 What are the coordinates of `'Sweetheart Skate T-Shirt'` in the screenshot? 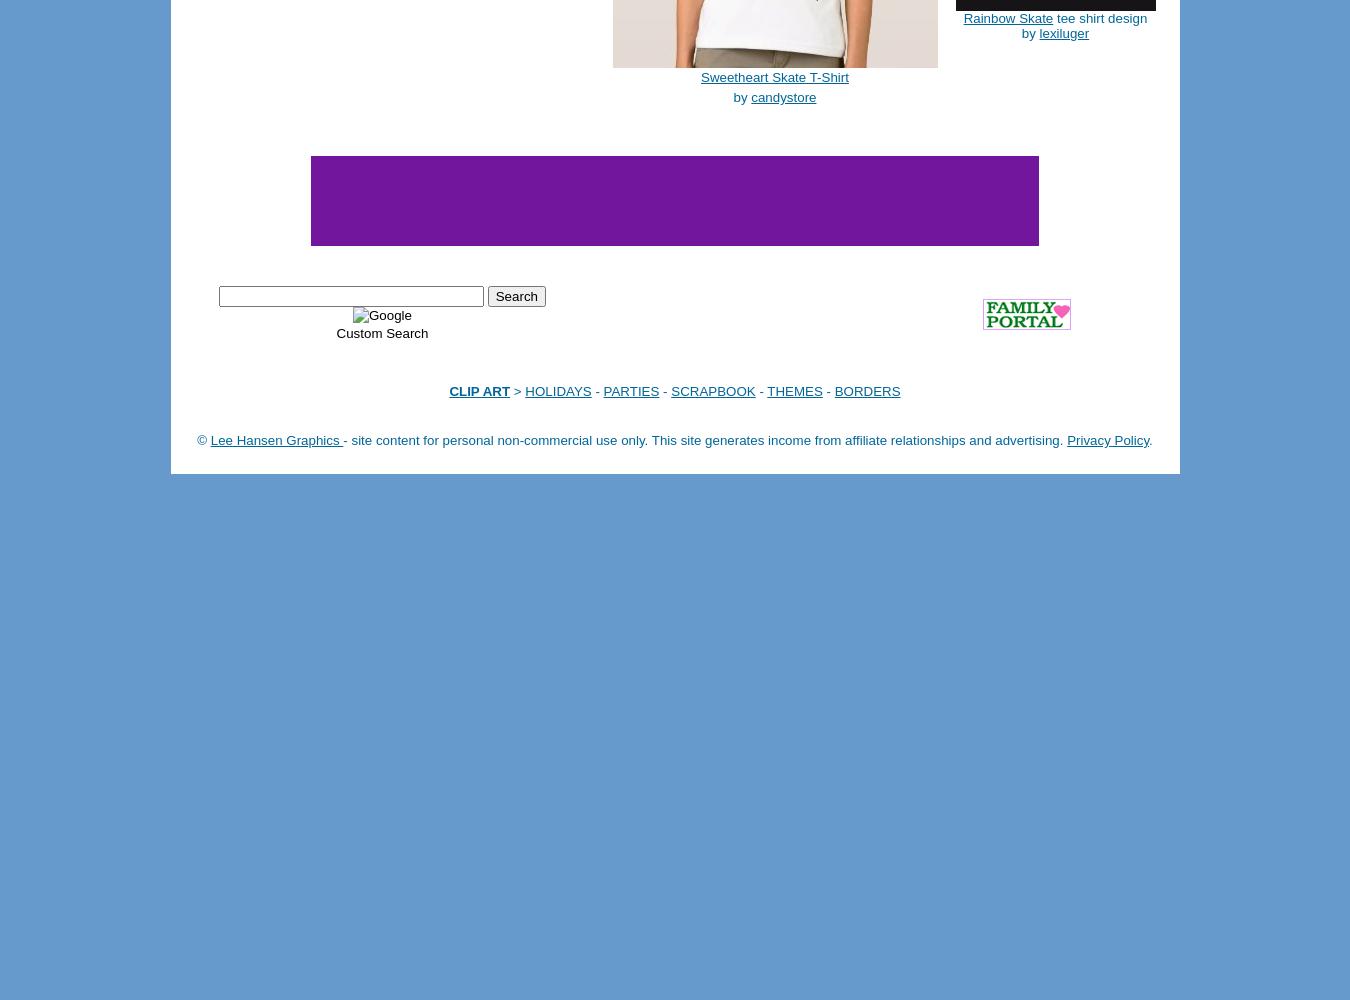 It's located at (773, 76).